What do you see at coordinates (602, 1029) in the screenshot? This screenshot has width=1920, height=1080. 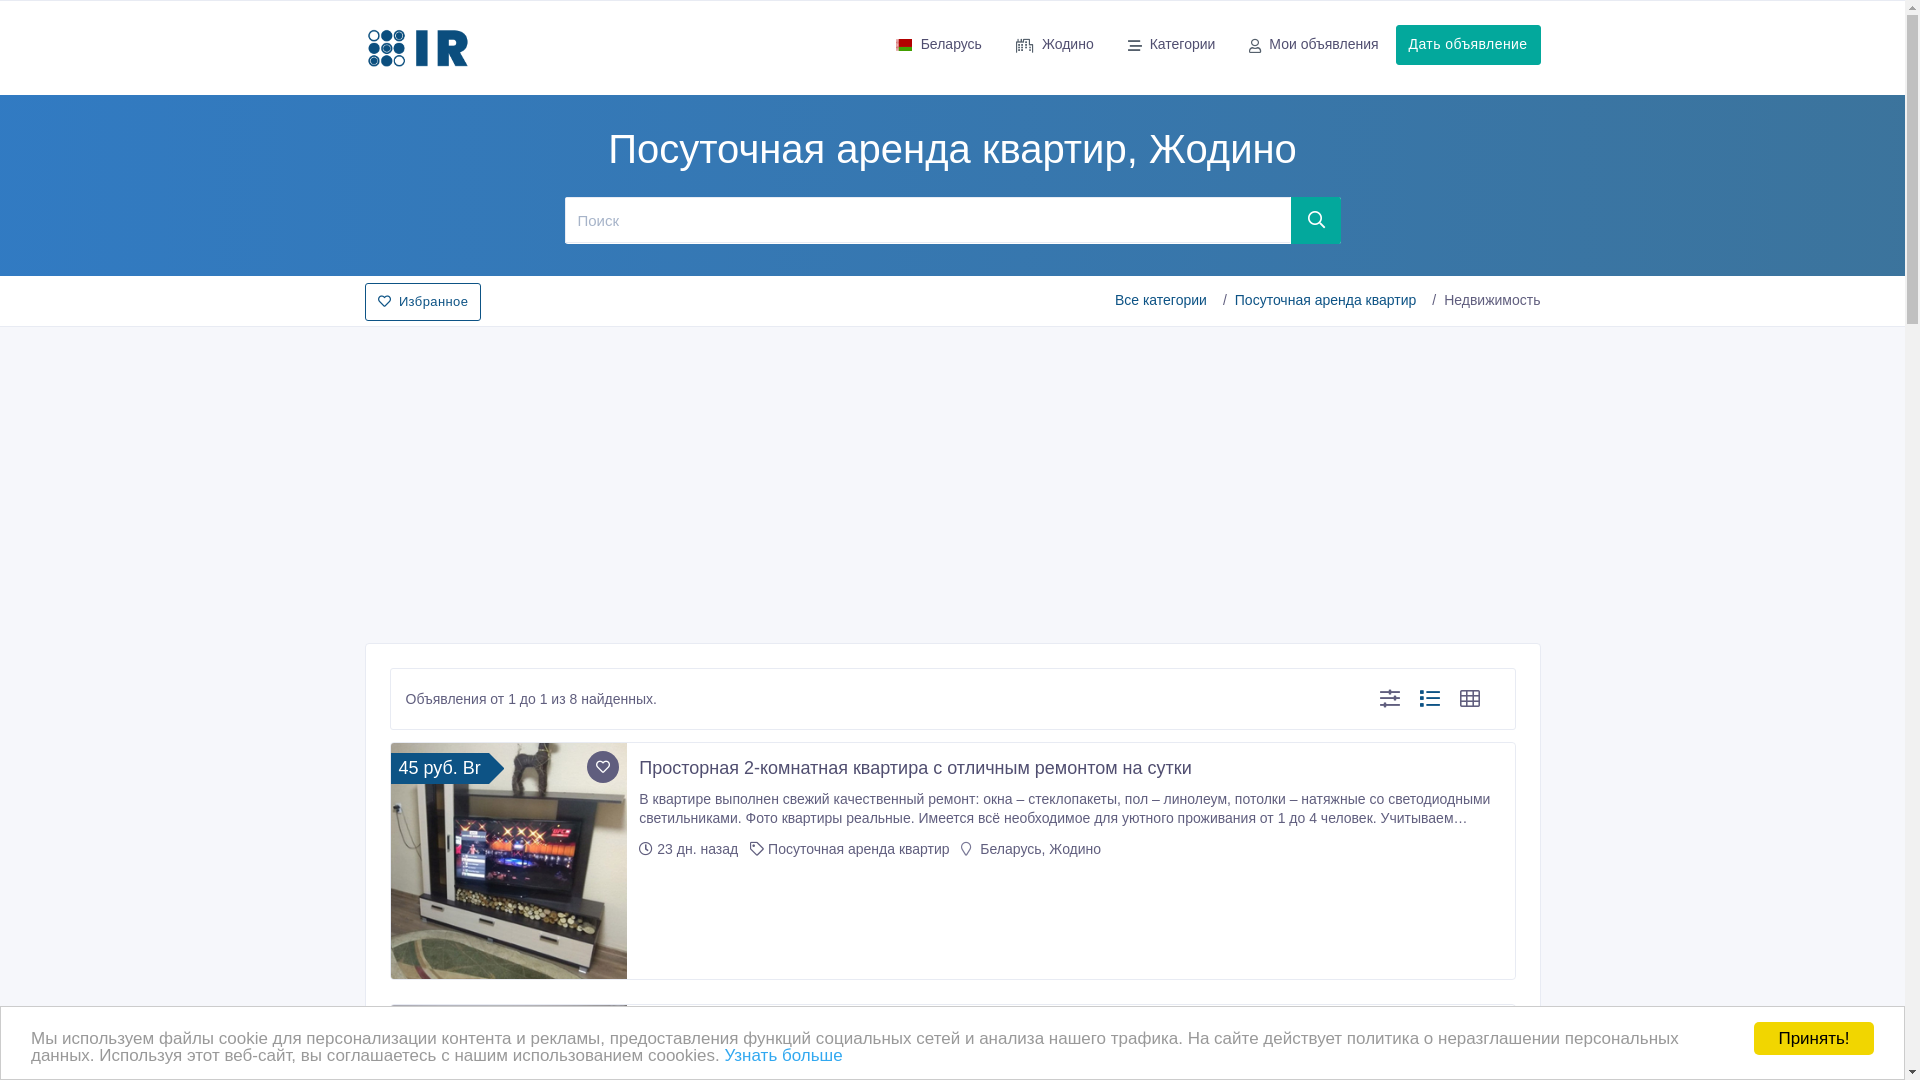 I see `'Add to favorite'` at bounding box center [602, 1029].